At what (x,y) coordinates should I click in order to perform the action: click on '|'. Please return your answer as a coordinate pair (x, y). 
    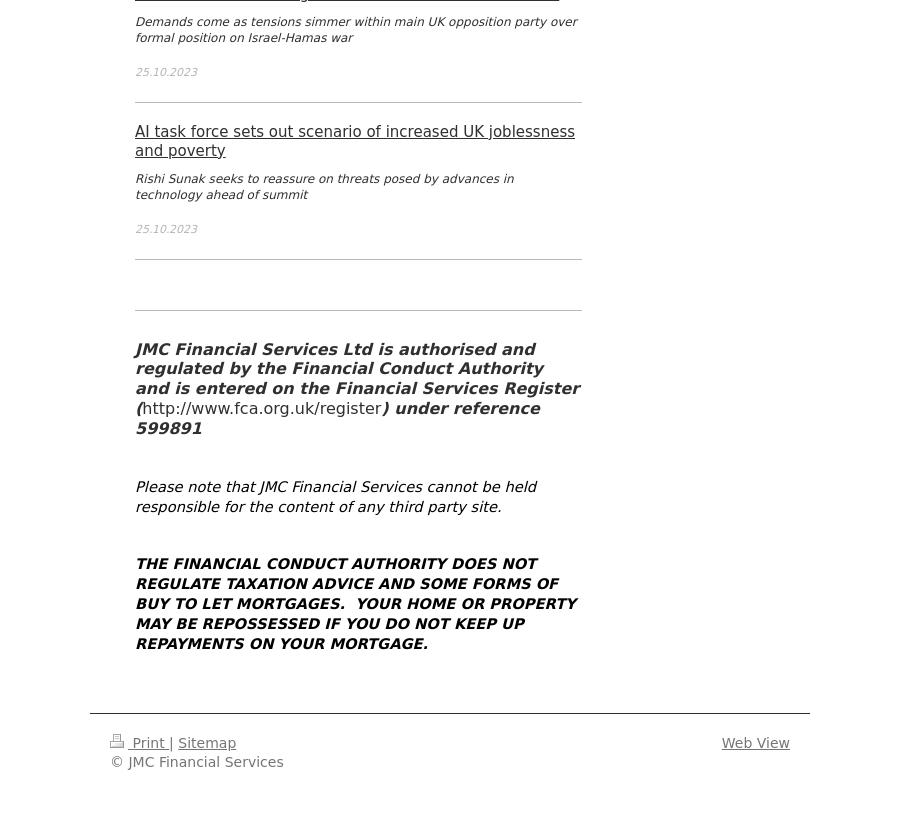
    Looking at the image, I should click on (171, 742).